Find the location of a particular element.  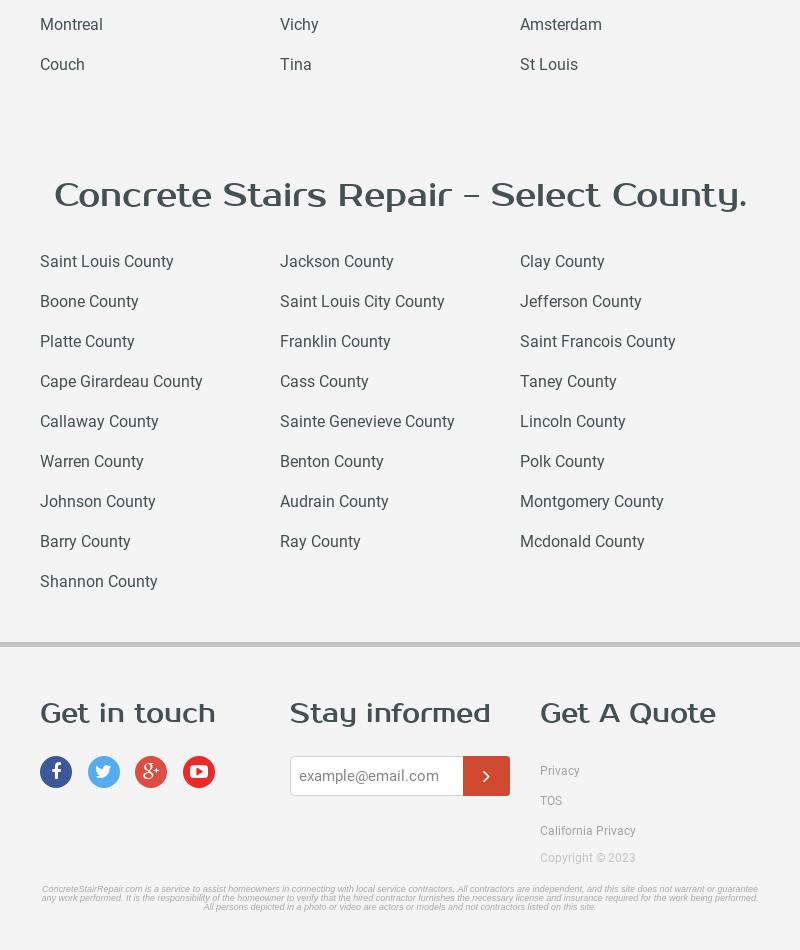

'Polk County' is located at coordinates (518, 460).